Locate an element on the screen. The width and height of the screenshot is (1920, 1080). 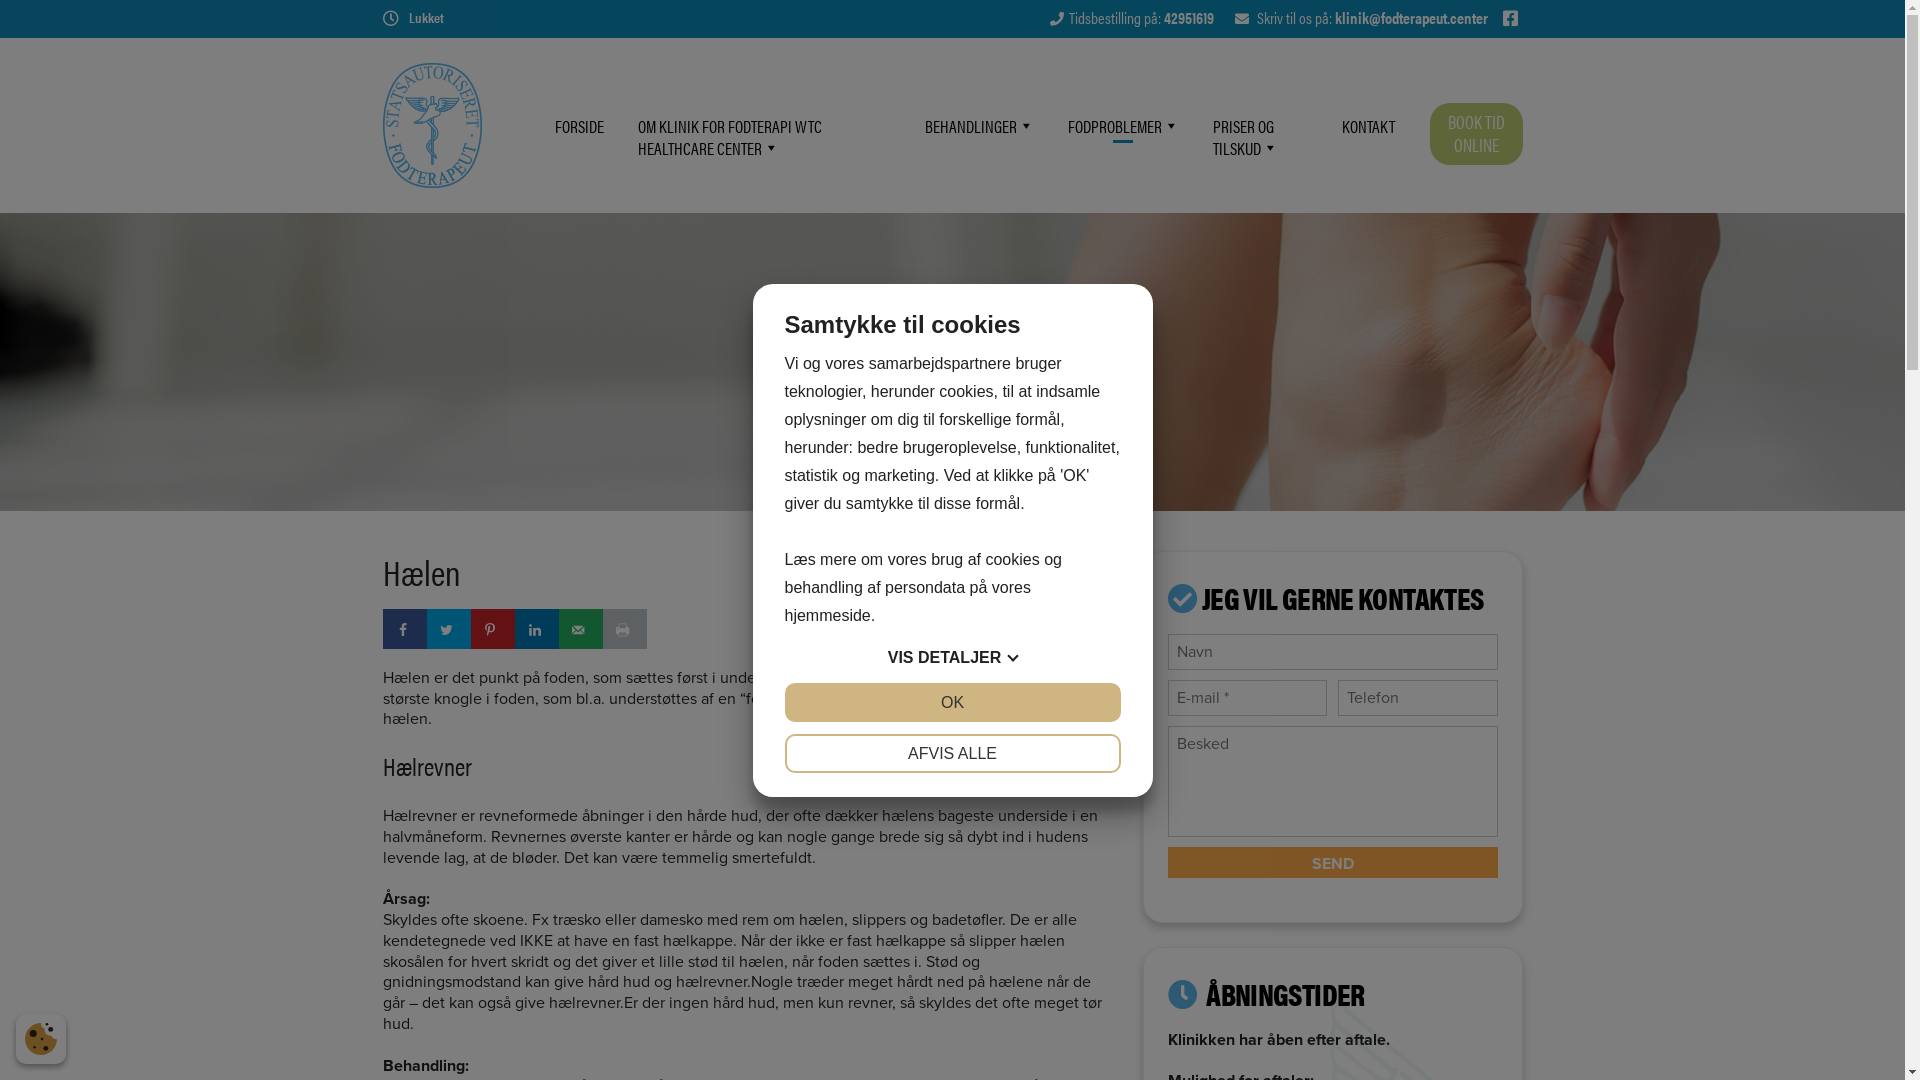
'FORSIDE' is located at coordinates (578, 126).